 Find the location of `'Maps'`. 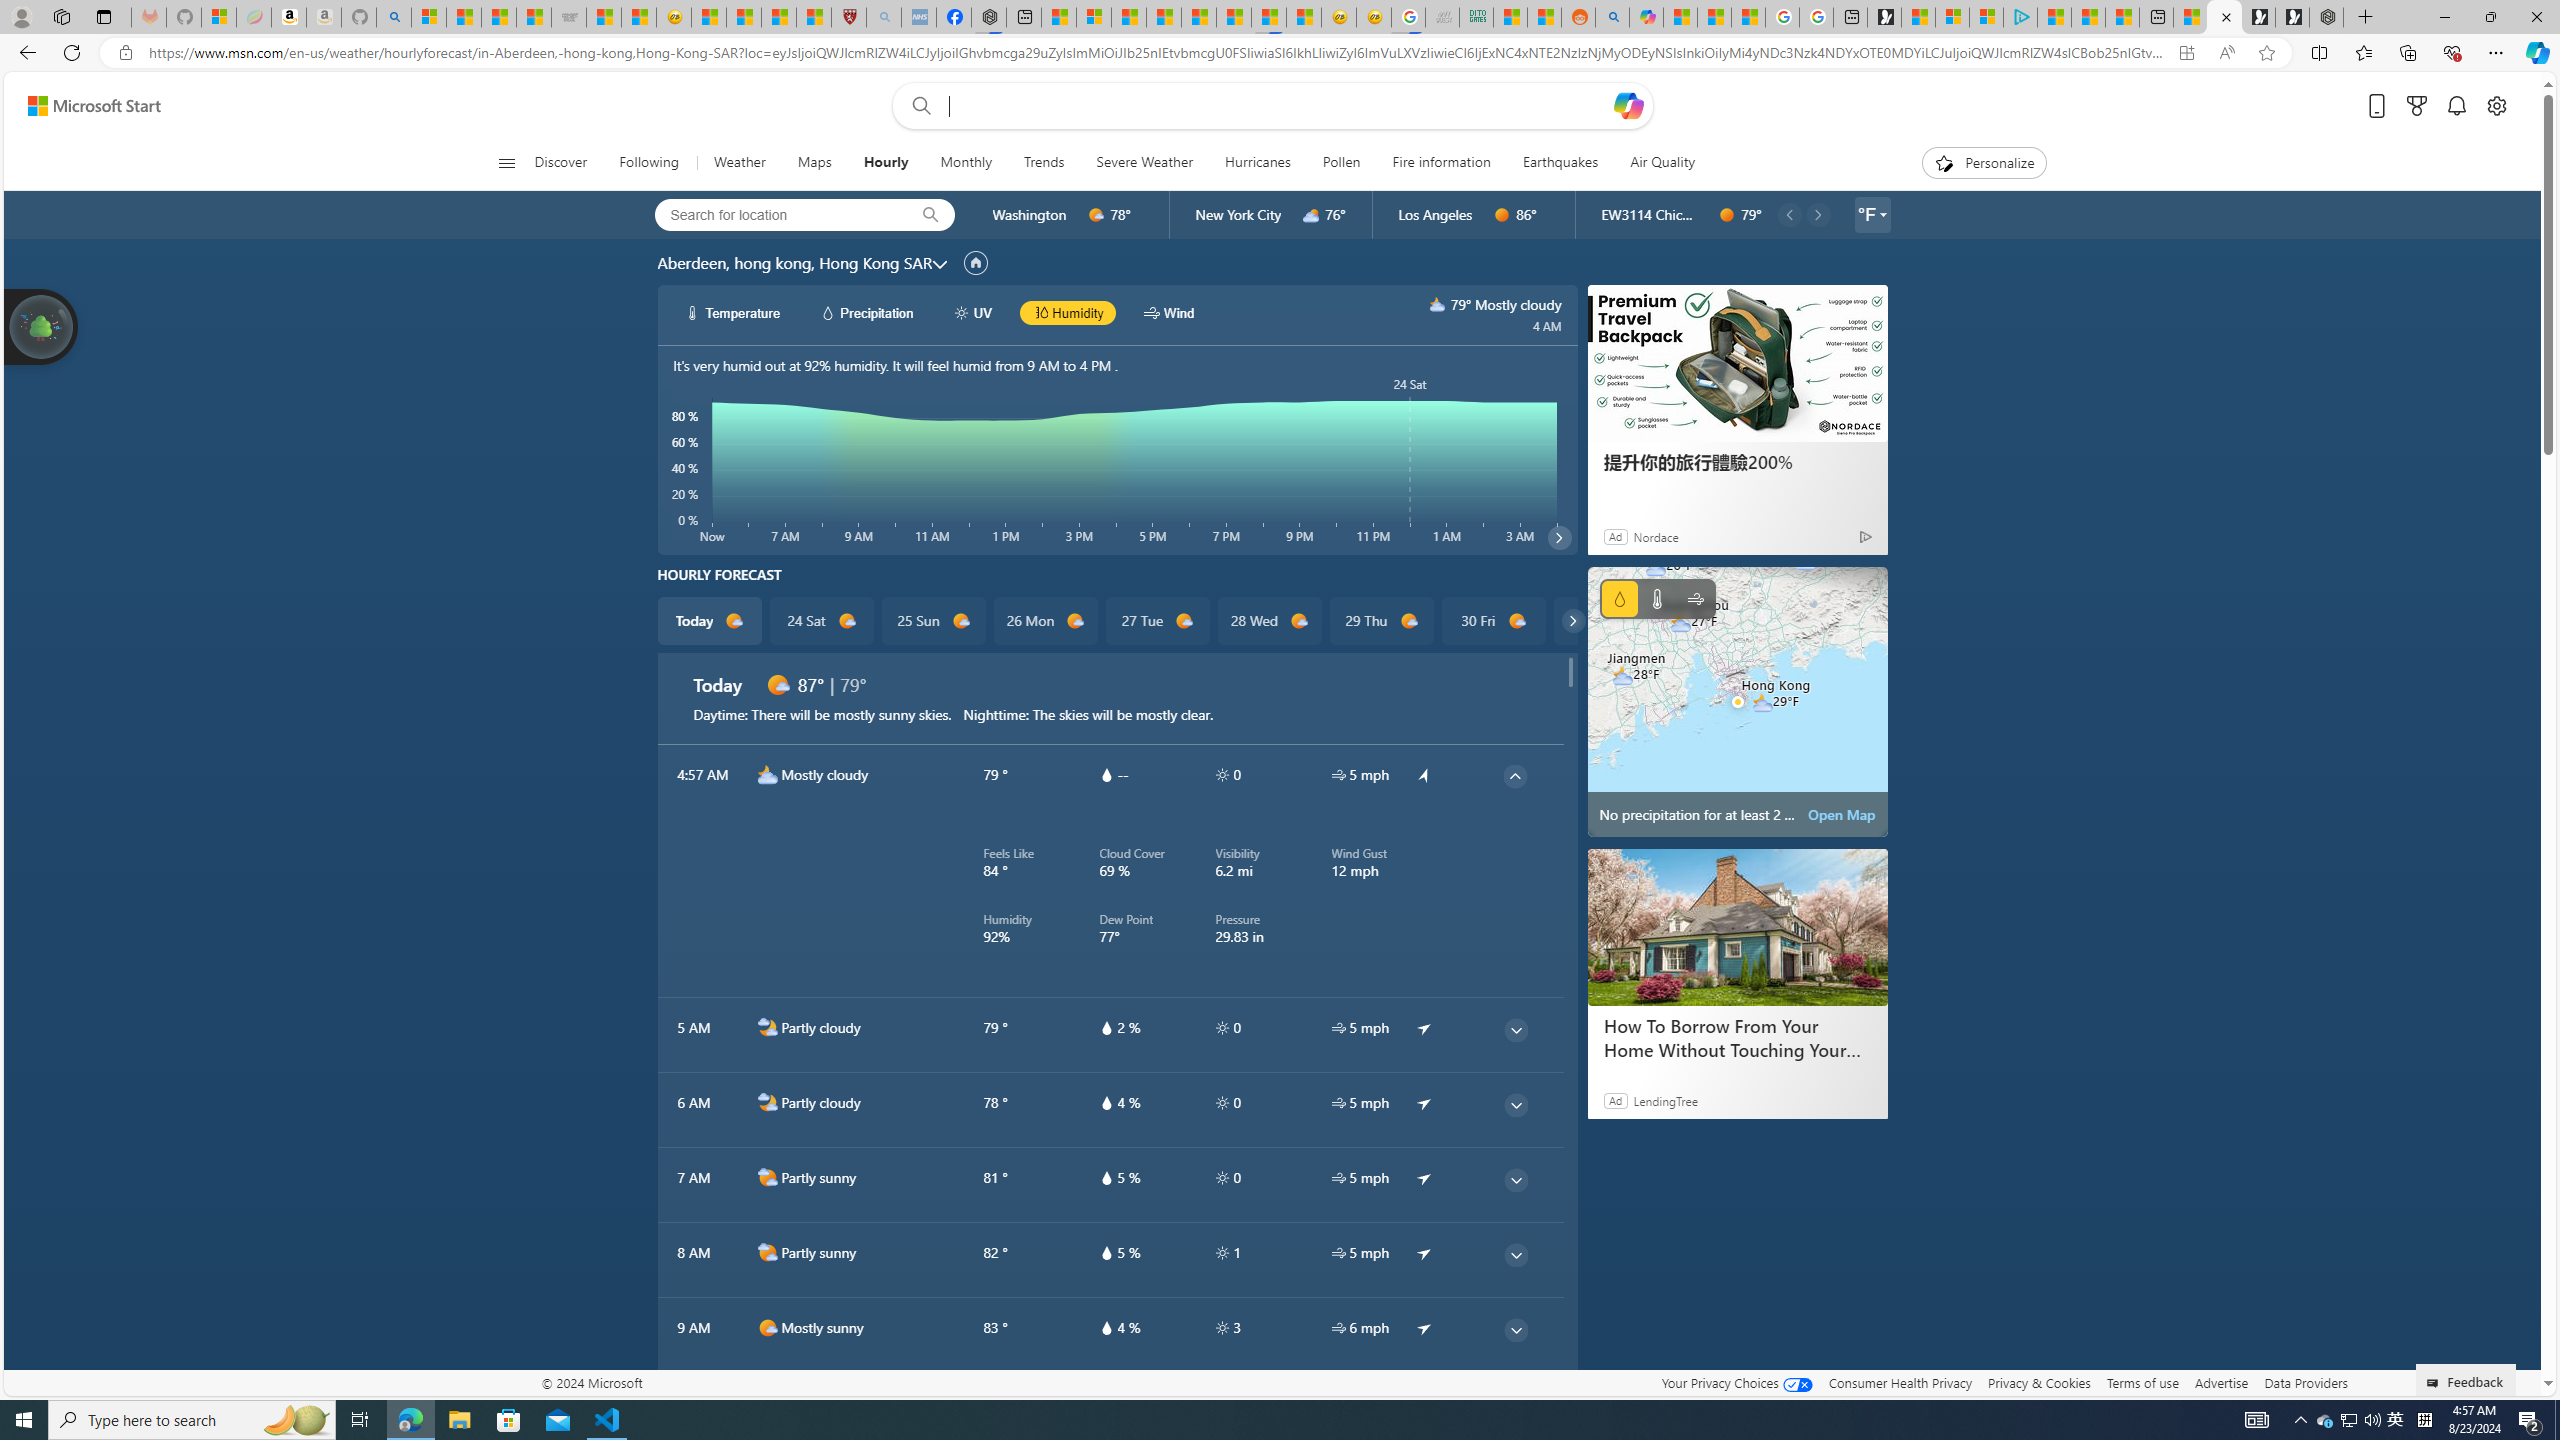

'Maps' is located at coordinates (814, 162).